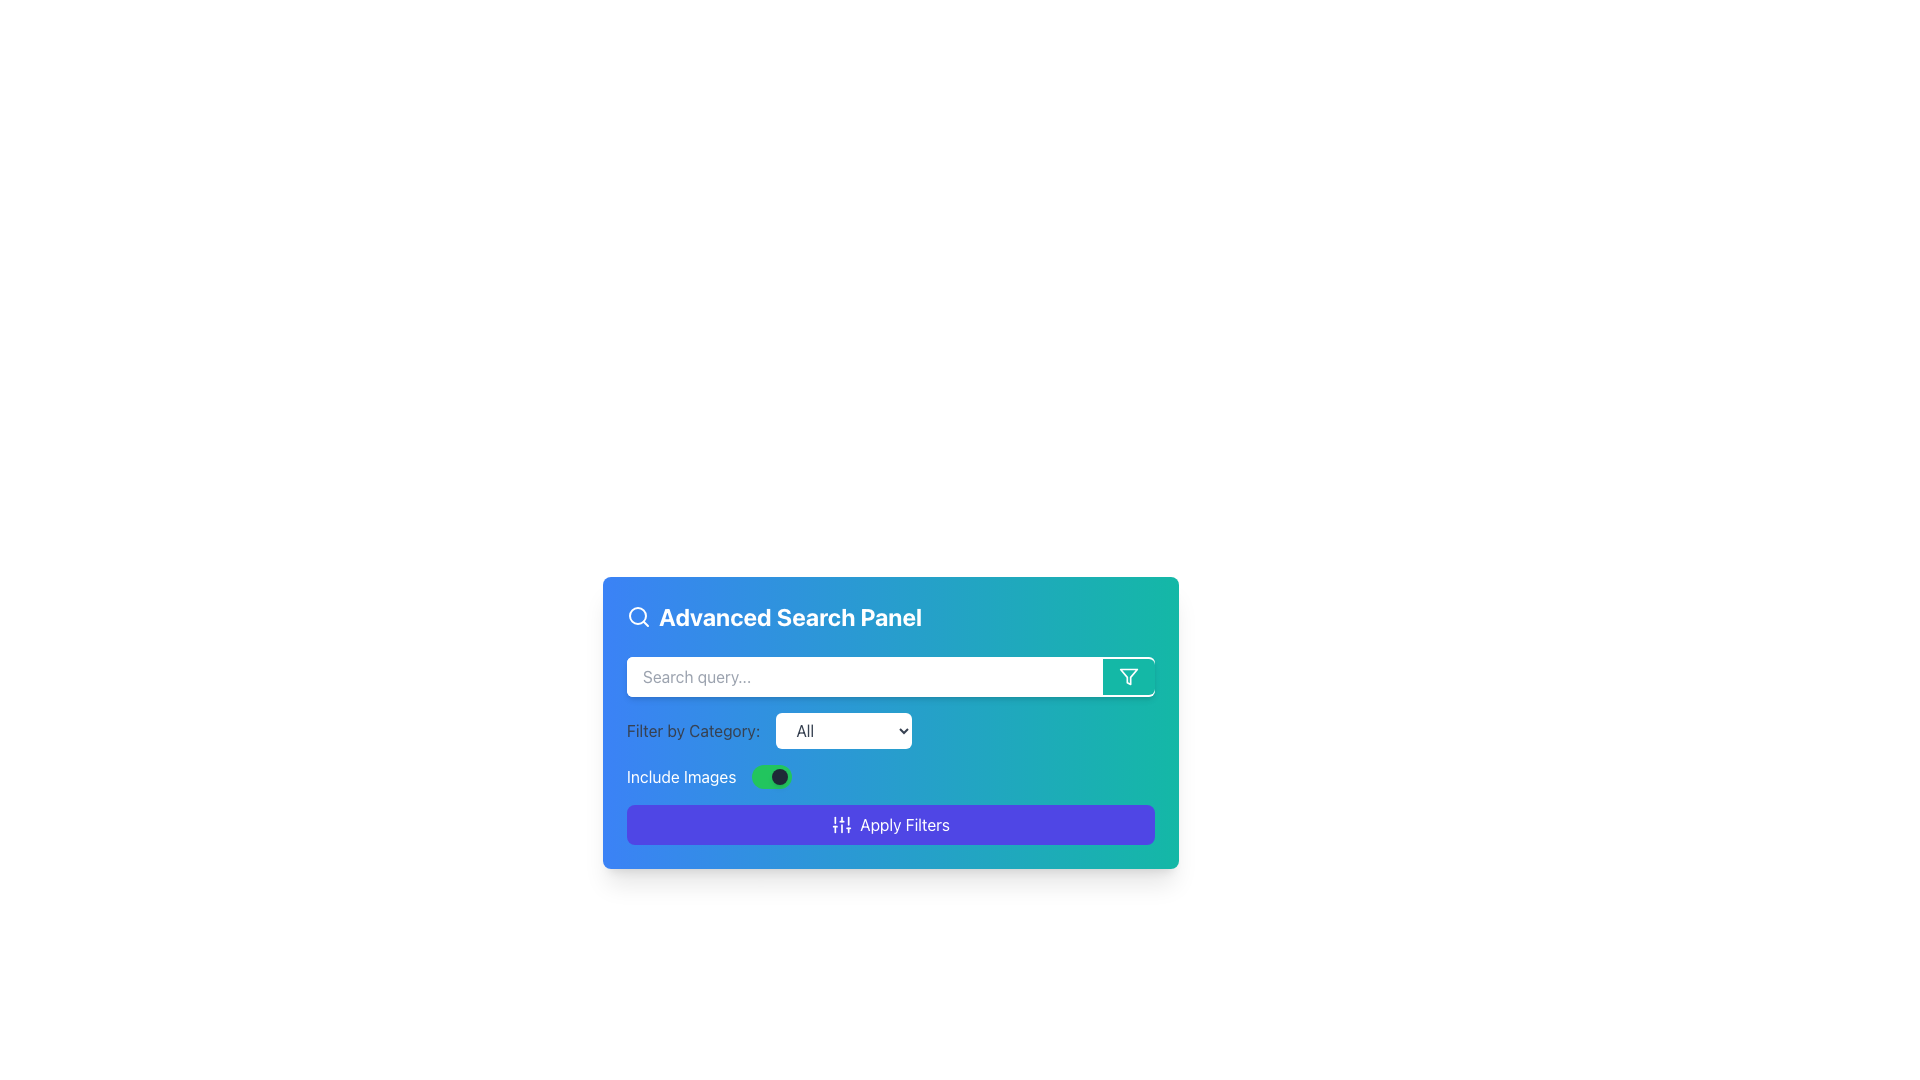  What do you see at coordinates (1128, 676) in the screenshot?
I see `the button located at the right end of the search bar to apply the filter based on the current search settings` at bounding box center [1128, 676].